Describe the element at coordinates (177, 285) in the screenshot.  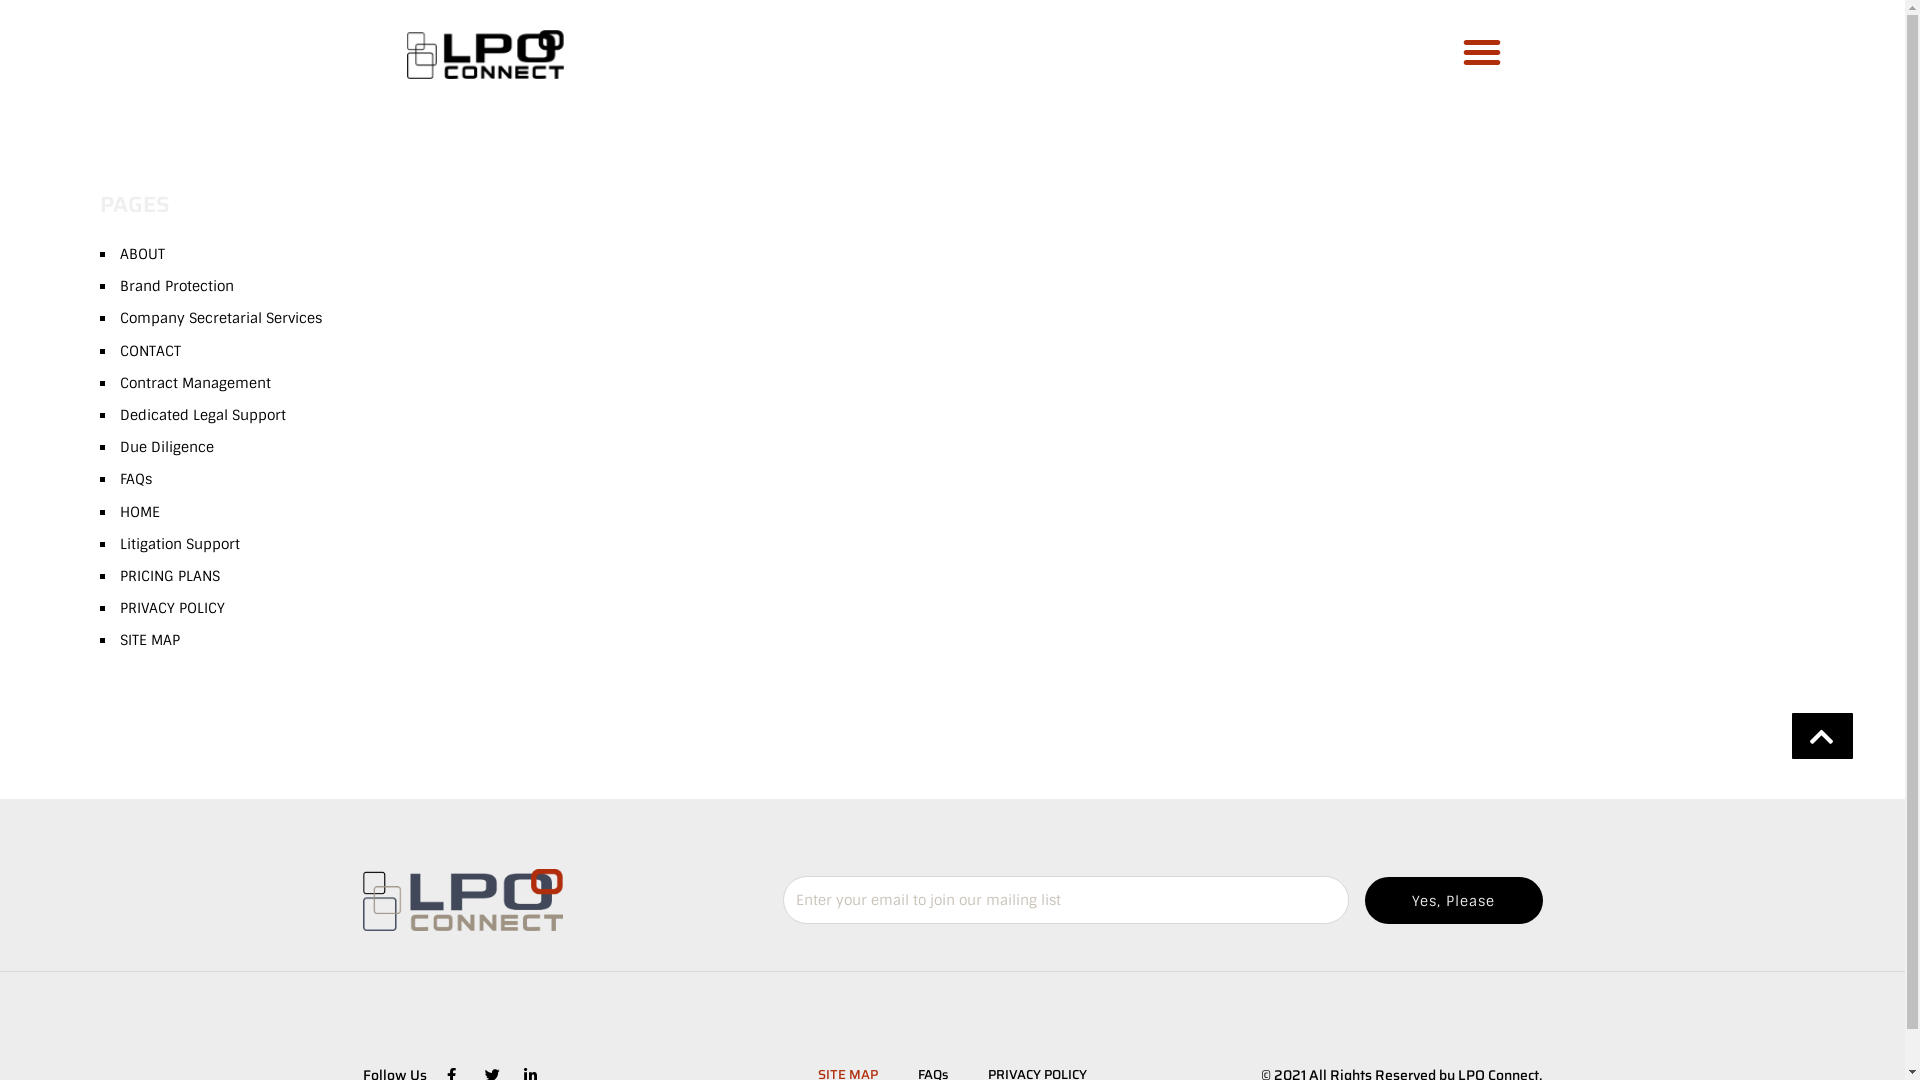
I see `'Brand Protection'` at that location.